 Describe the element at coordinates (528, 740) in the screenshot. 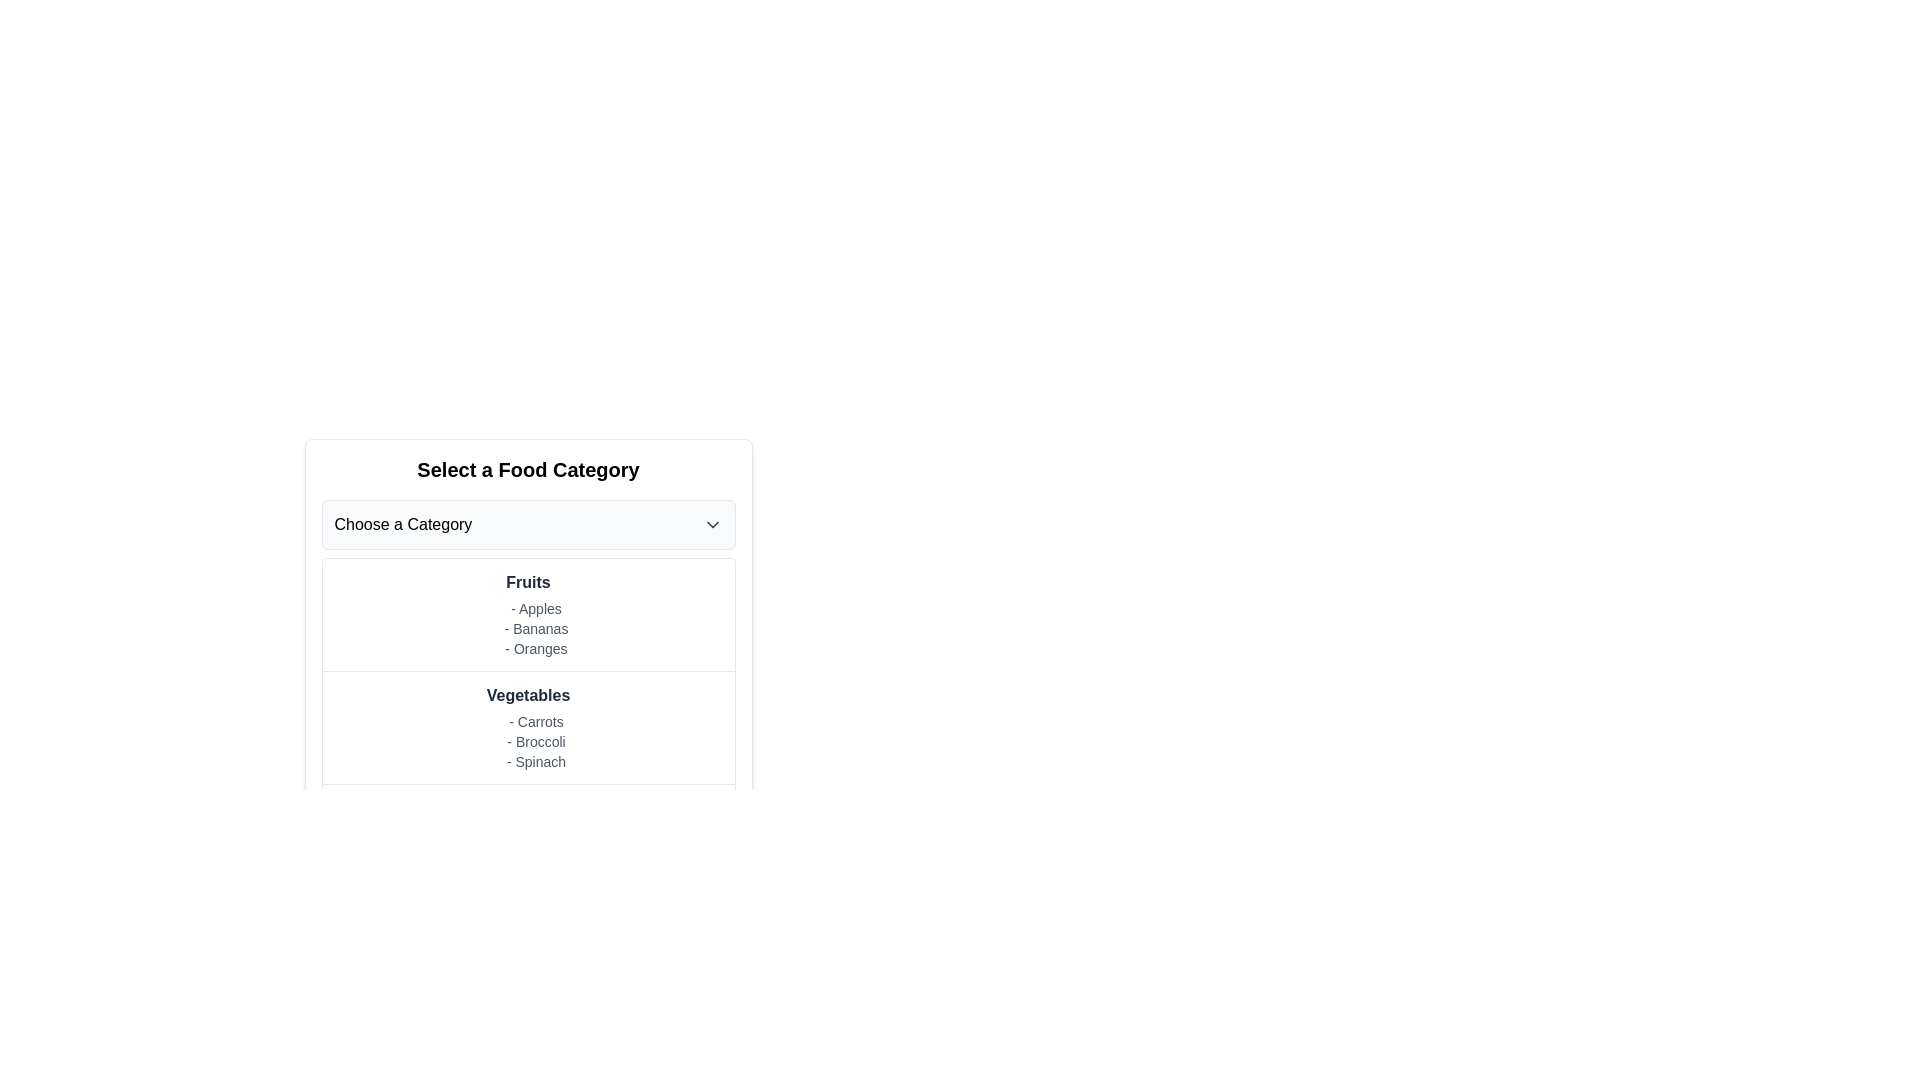

I see `the text block containing the list items '- Carrots', '- Broccoli', and '- Spinach' to highlight it` at that location.